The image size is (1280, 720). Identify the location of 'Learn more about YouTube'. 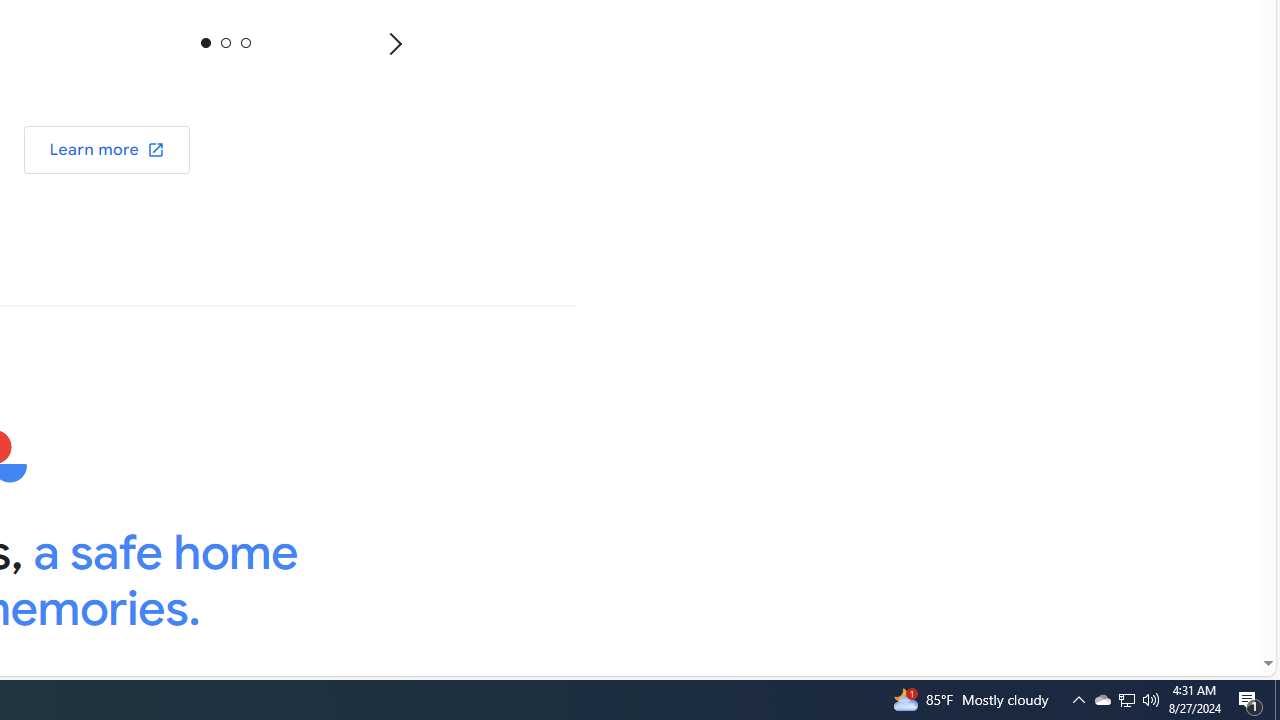
(106, 148).